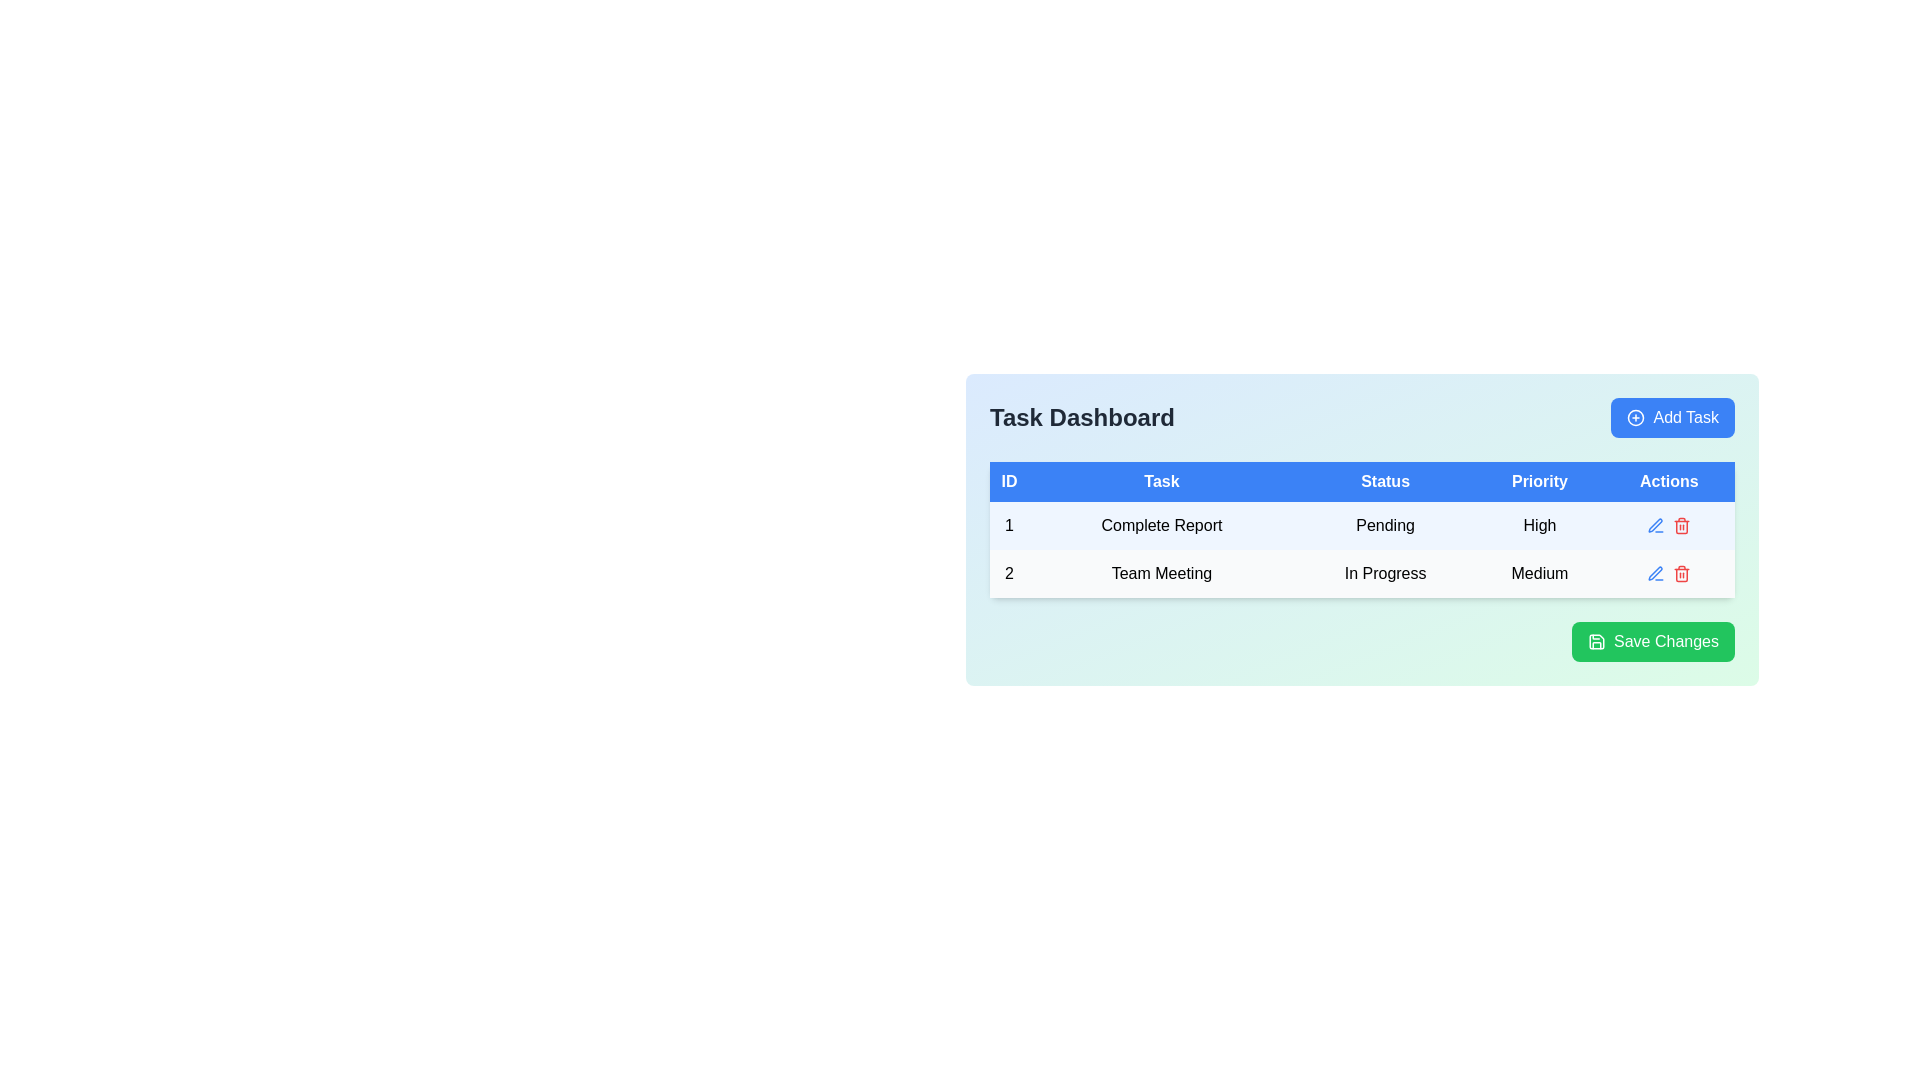 This screenshot has width=1920, height=1080. Describe the element at coordinates (1681, 524) in the screenshot. I see `the red trash icon button located under the 'Actions' column in the second row of the Task Dashboard table, which represents the delete functionality for a task` at that location.